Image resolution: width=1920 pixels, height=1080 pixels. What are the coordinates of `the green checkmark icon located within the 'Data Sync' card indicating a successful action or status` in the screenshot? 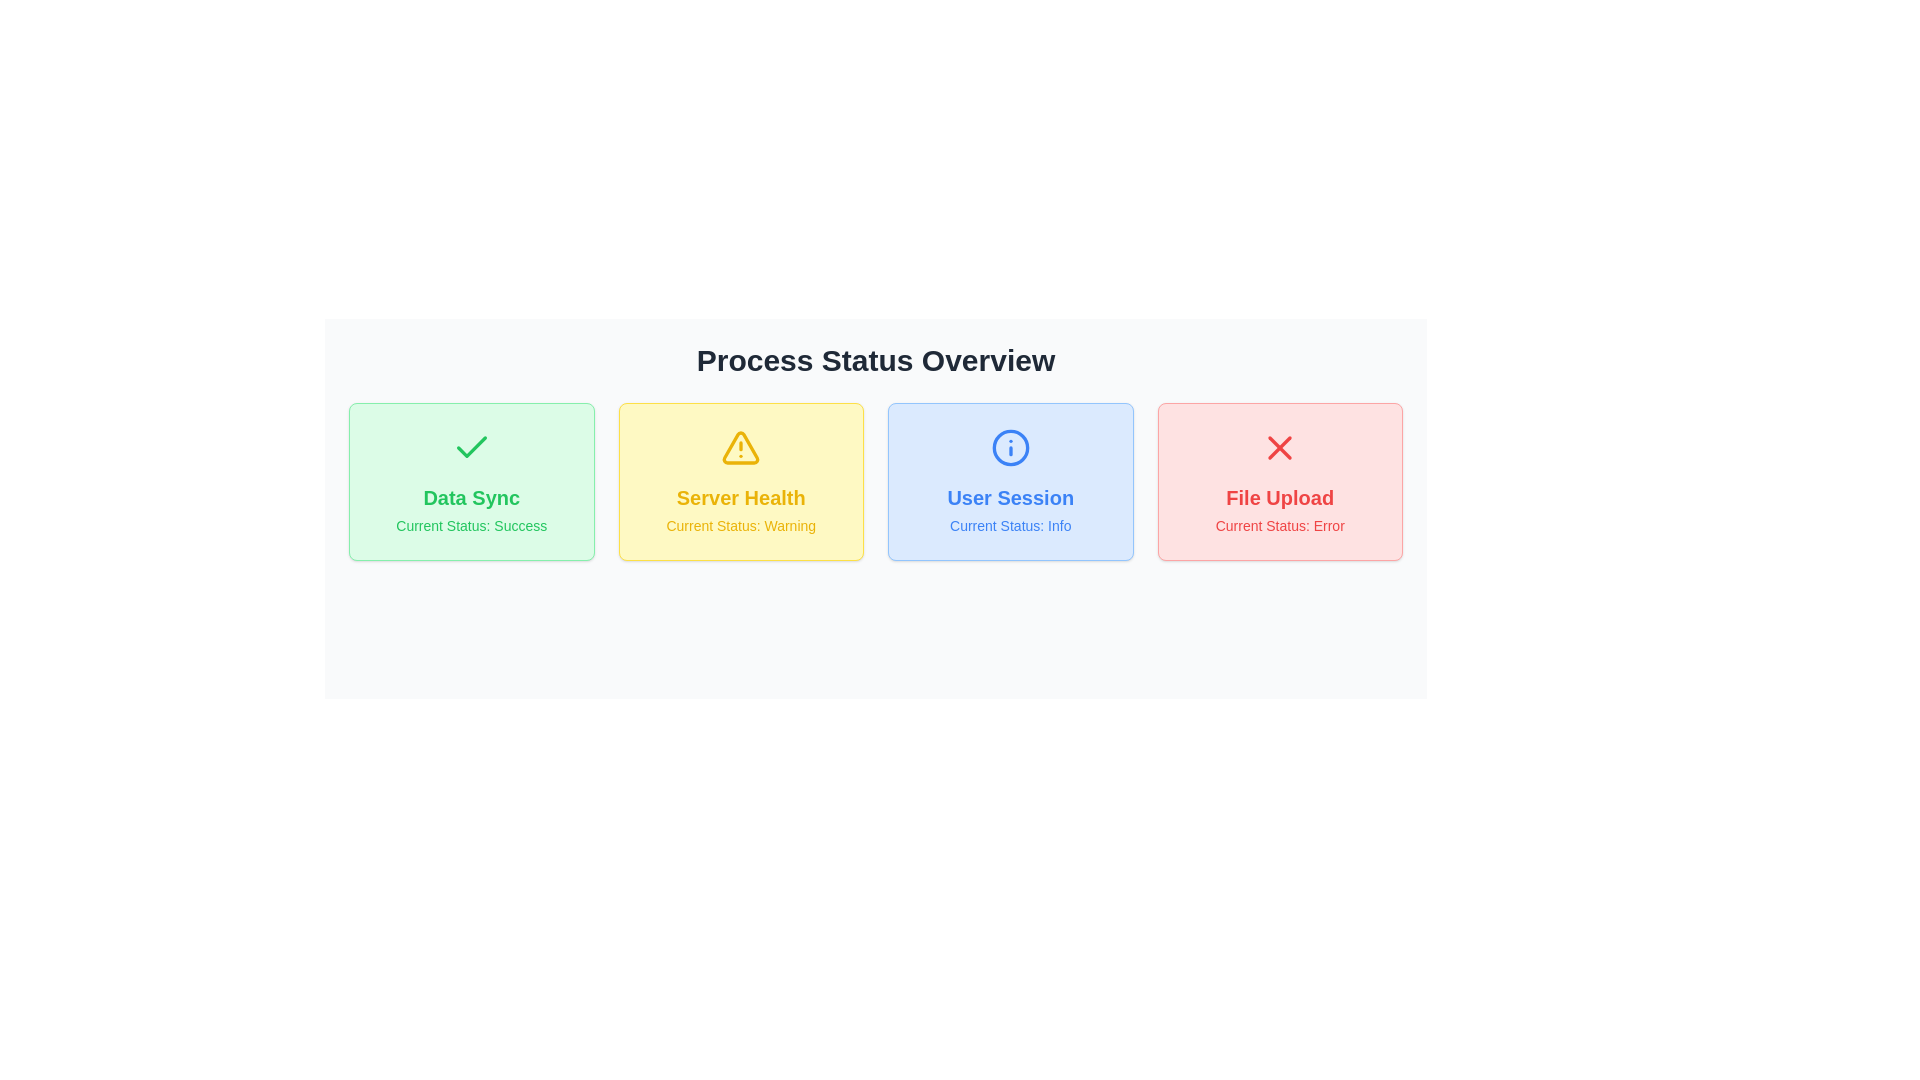 It's located at (470, 446).